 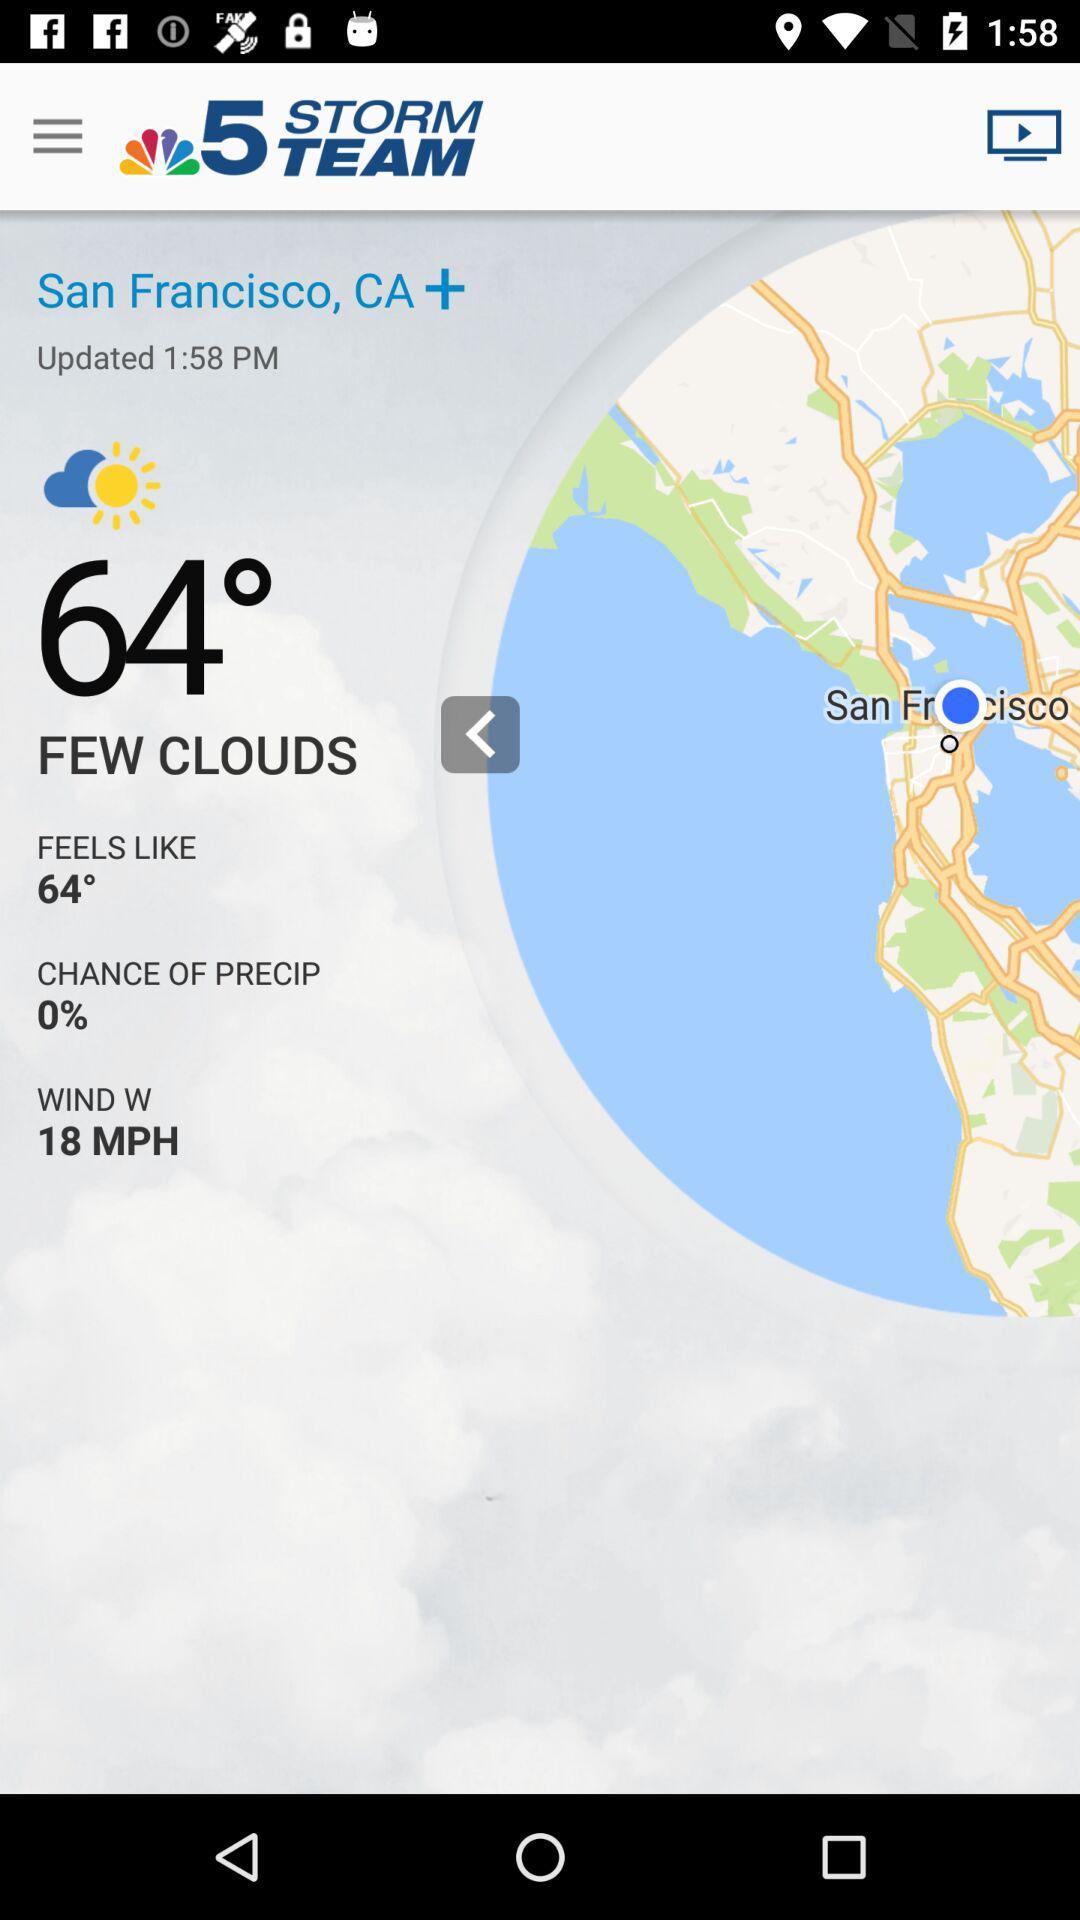 What do you see at coordinates (322, 251) in the screenshot?
I see `the blue text which is just below the title bar` at bounding box center [322, 251].